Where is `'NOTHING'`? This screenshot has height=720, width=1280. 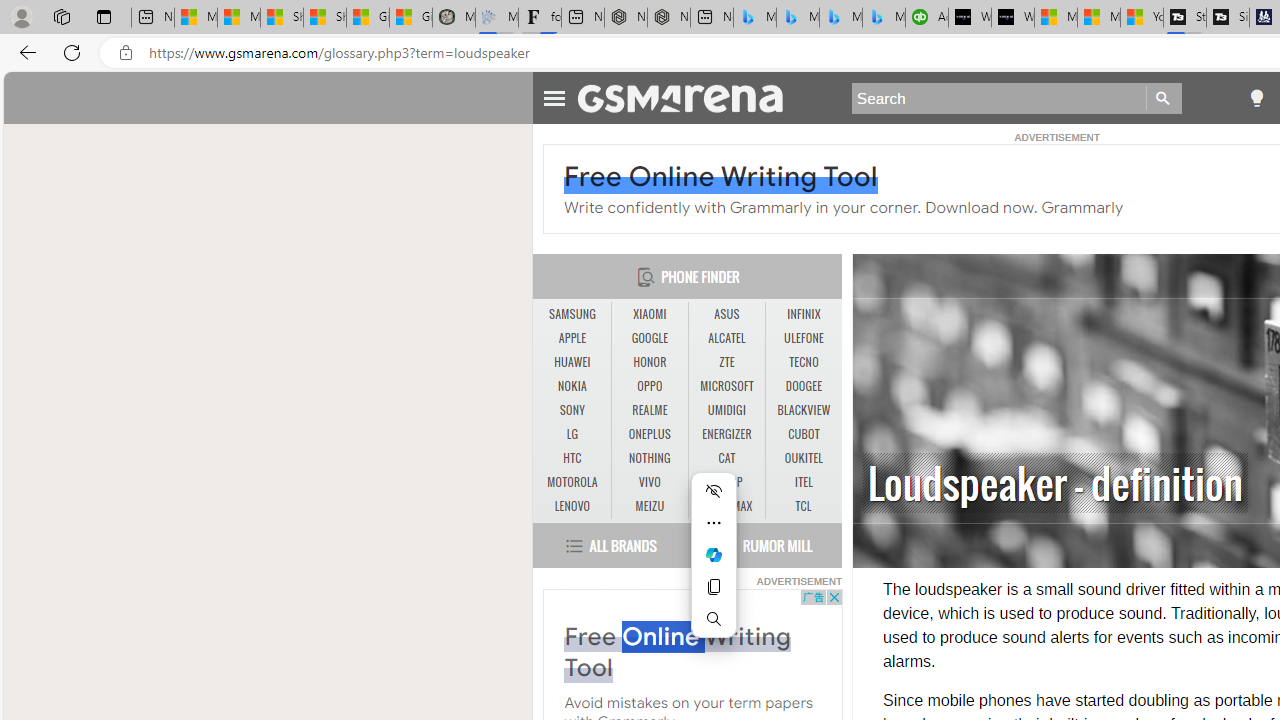 'NOTHING' is located at coordinates (649, 458).